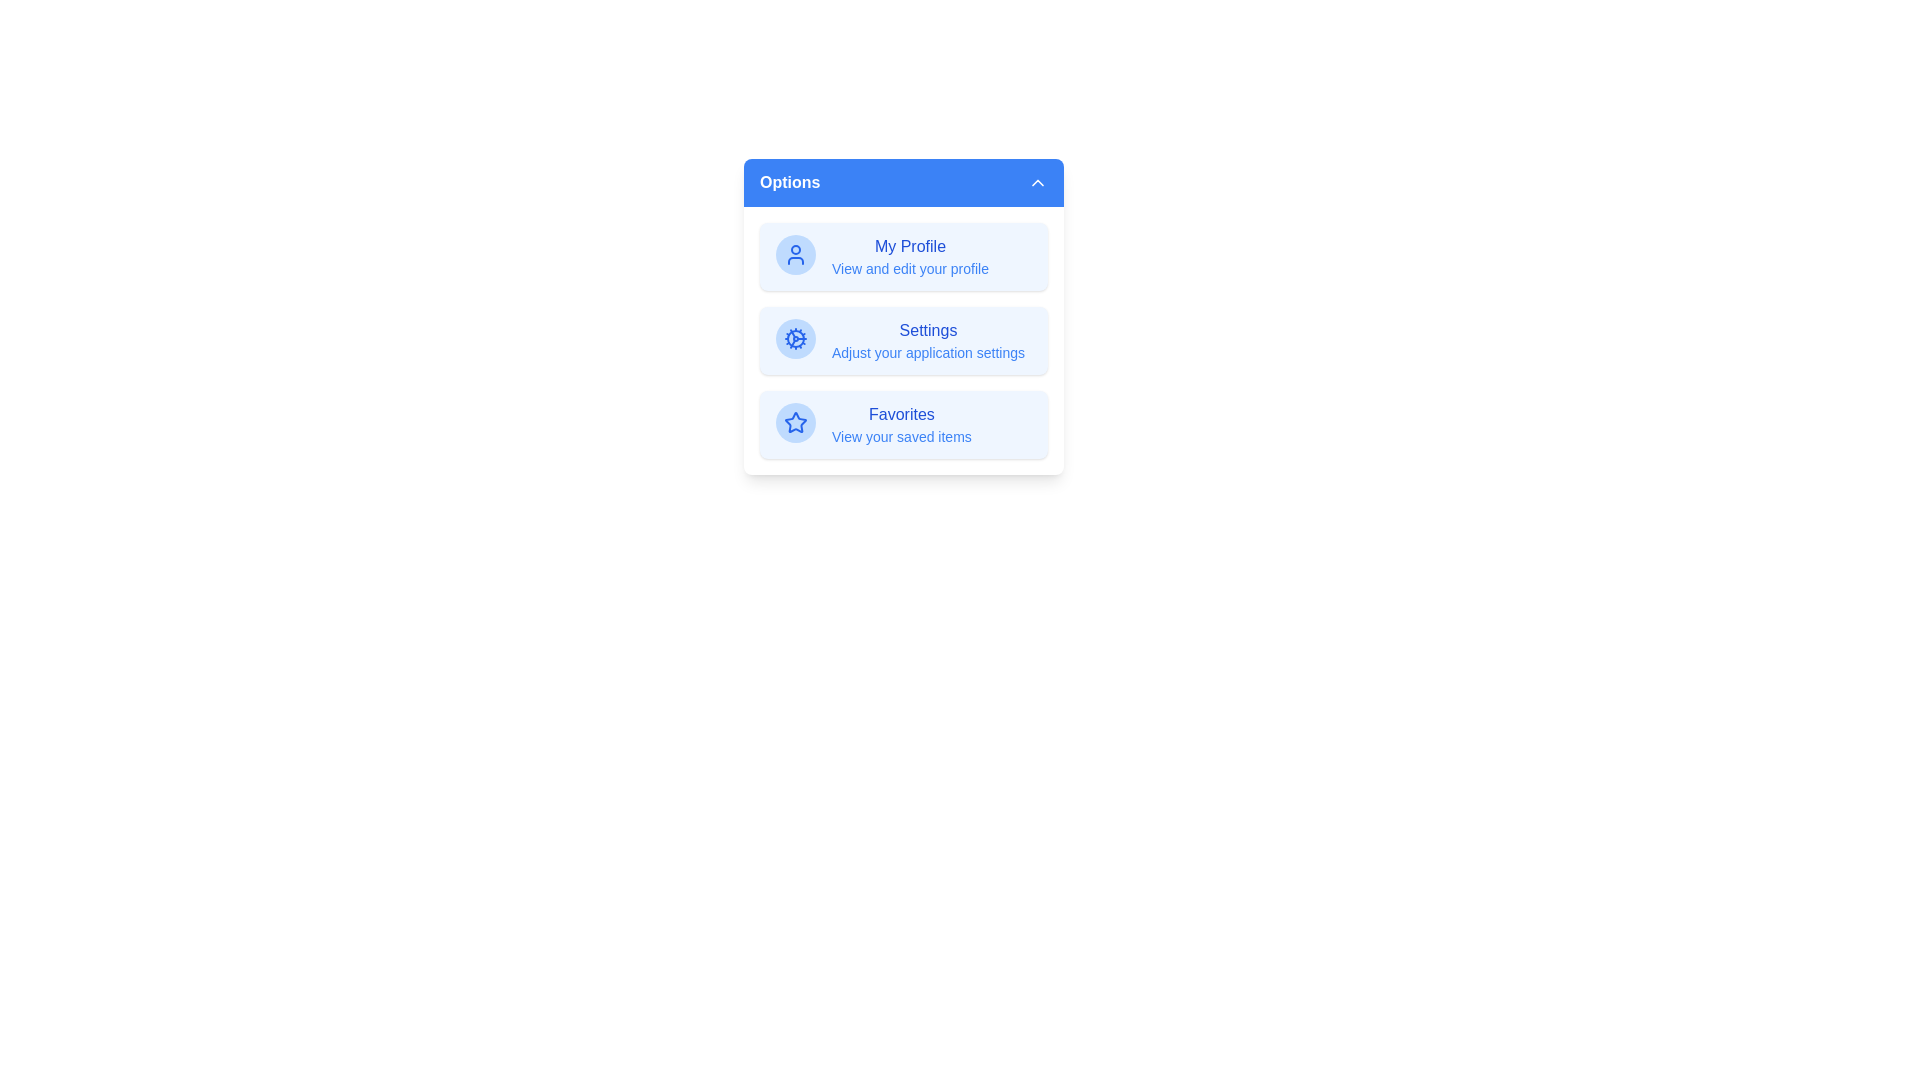  Describe the element at coordinates (902, 339) in the screenshot. I see `the option Settings from the list by clicking on it` at that location.